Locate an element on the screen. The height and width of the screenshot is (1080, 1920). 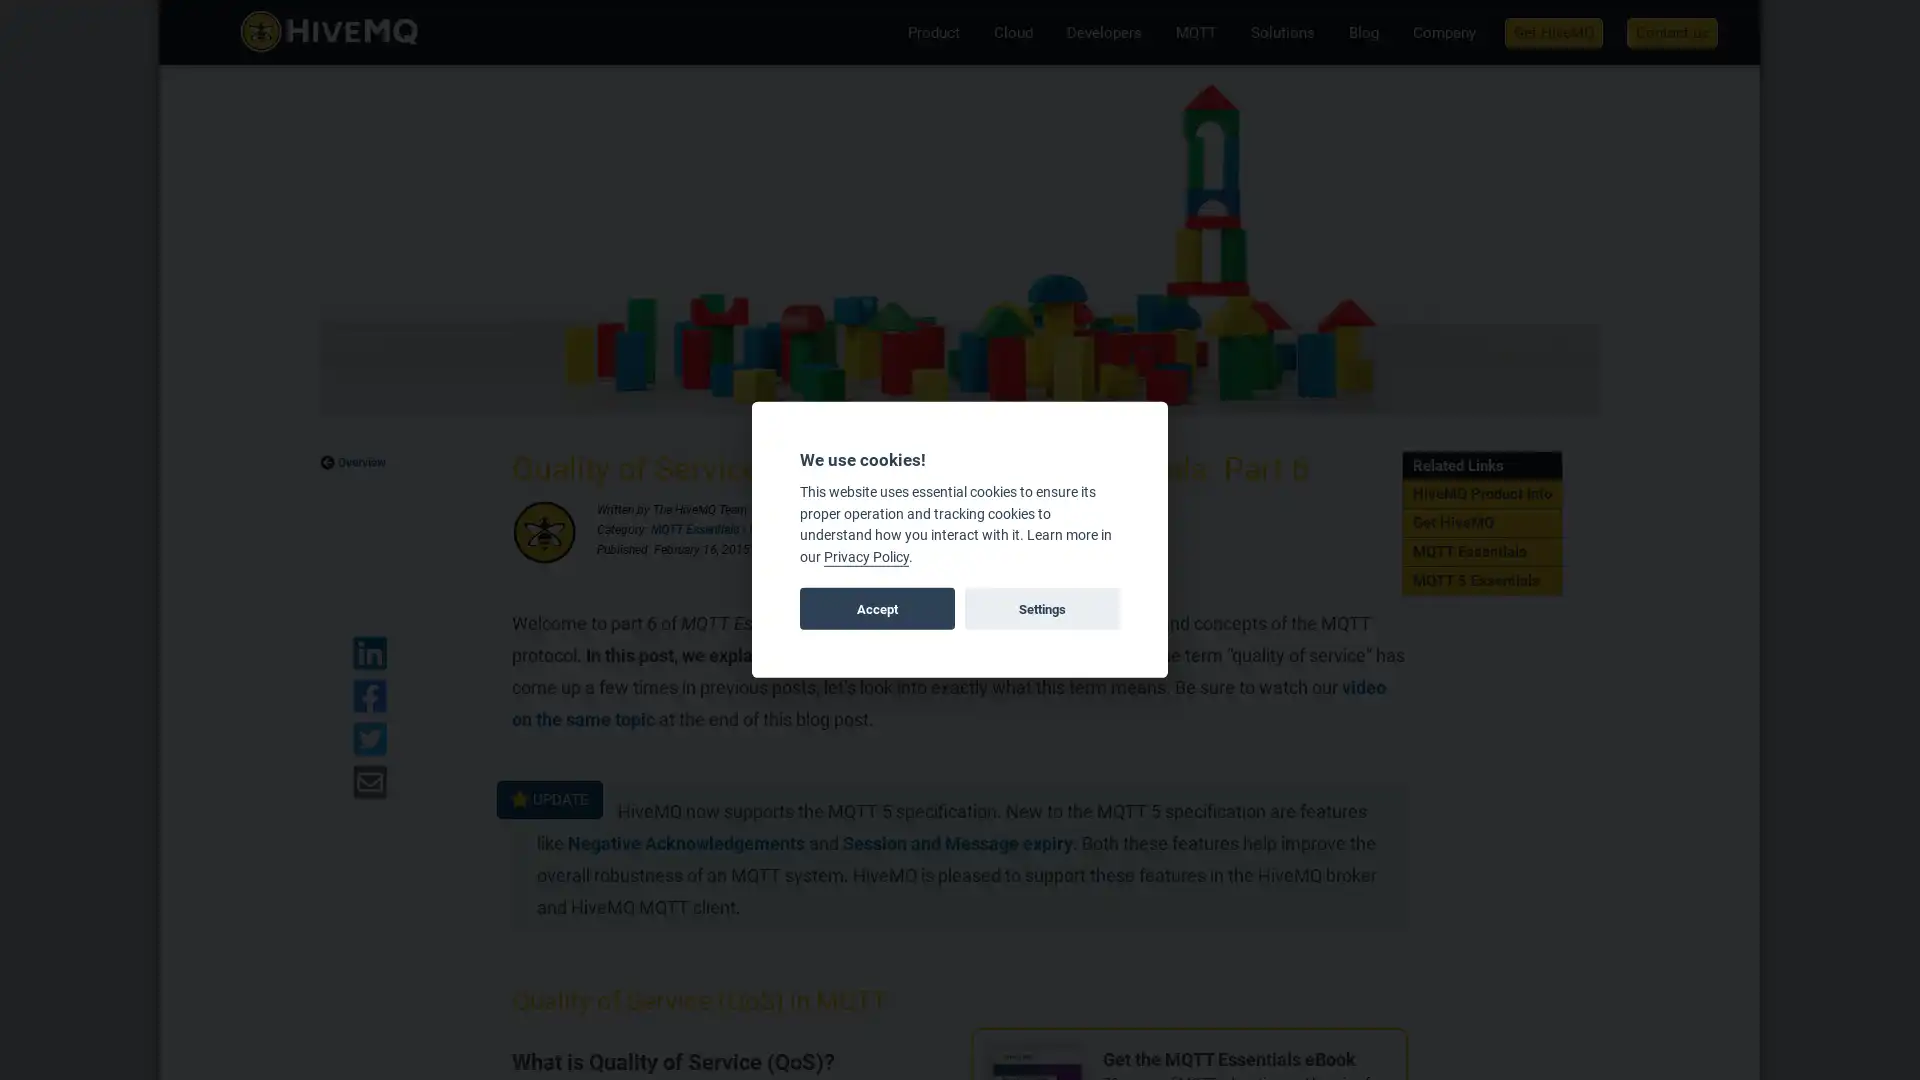
Contact us is located at coordinates (1672, 31).